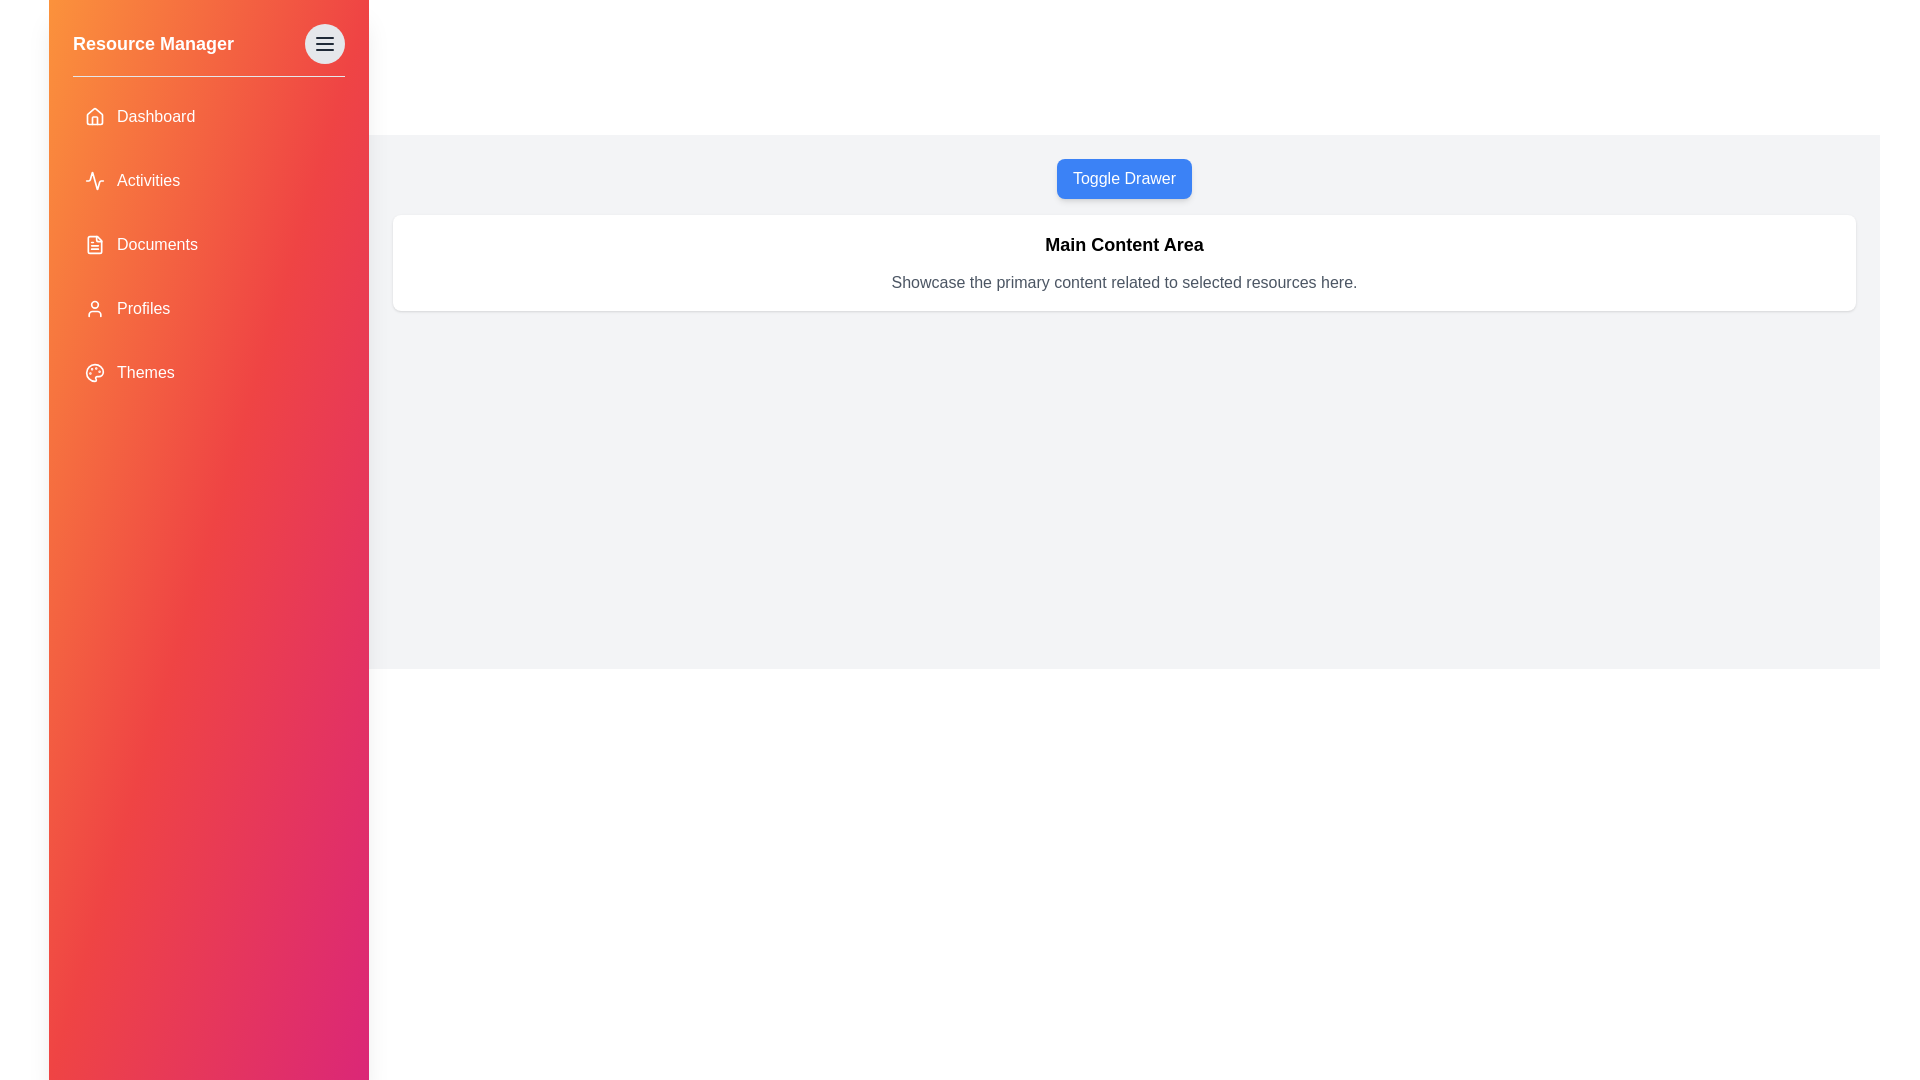 This screenshot has height=1080, width=1920. I want to click on the Documents item in the drawer to navigate to that section, so click(209, 244).